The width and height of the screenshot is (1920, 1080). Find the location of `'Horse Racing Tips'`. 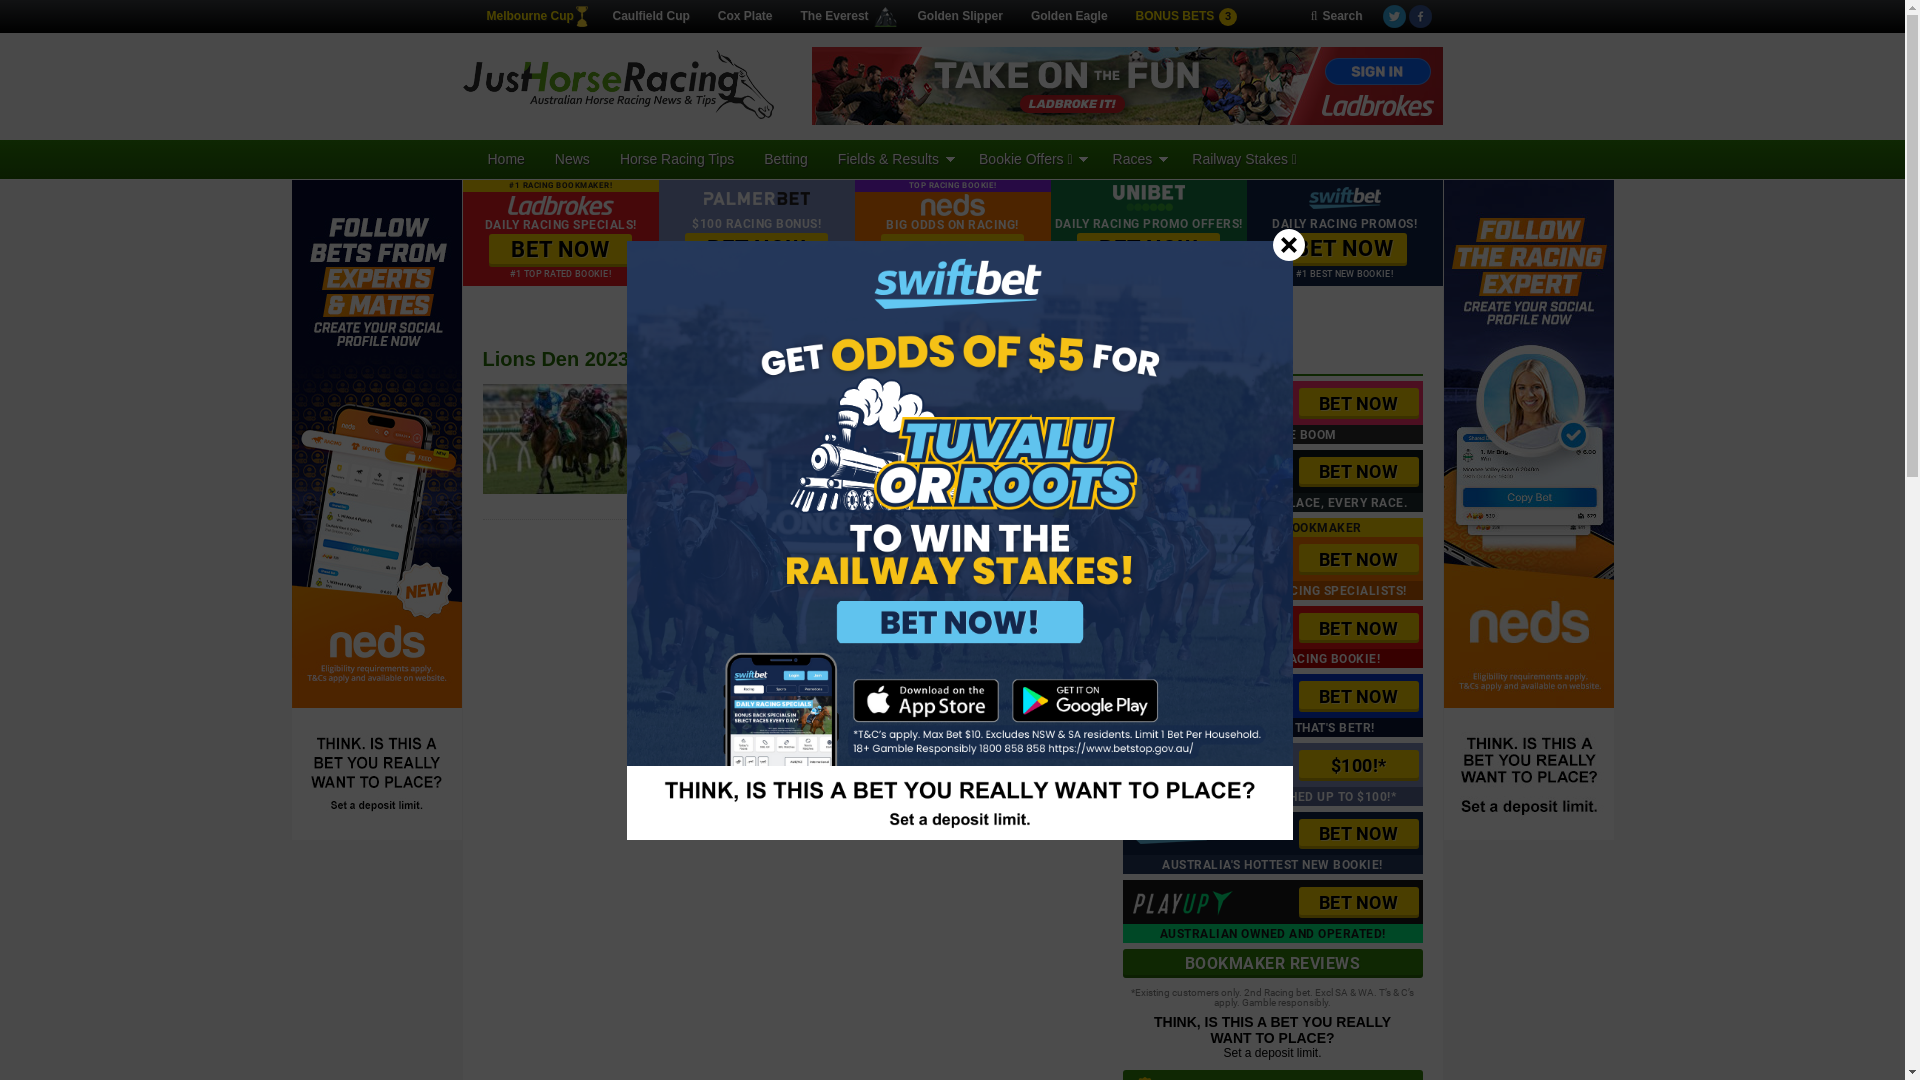

'Horse Racing Tips' is located at coordinates (676, 157).